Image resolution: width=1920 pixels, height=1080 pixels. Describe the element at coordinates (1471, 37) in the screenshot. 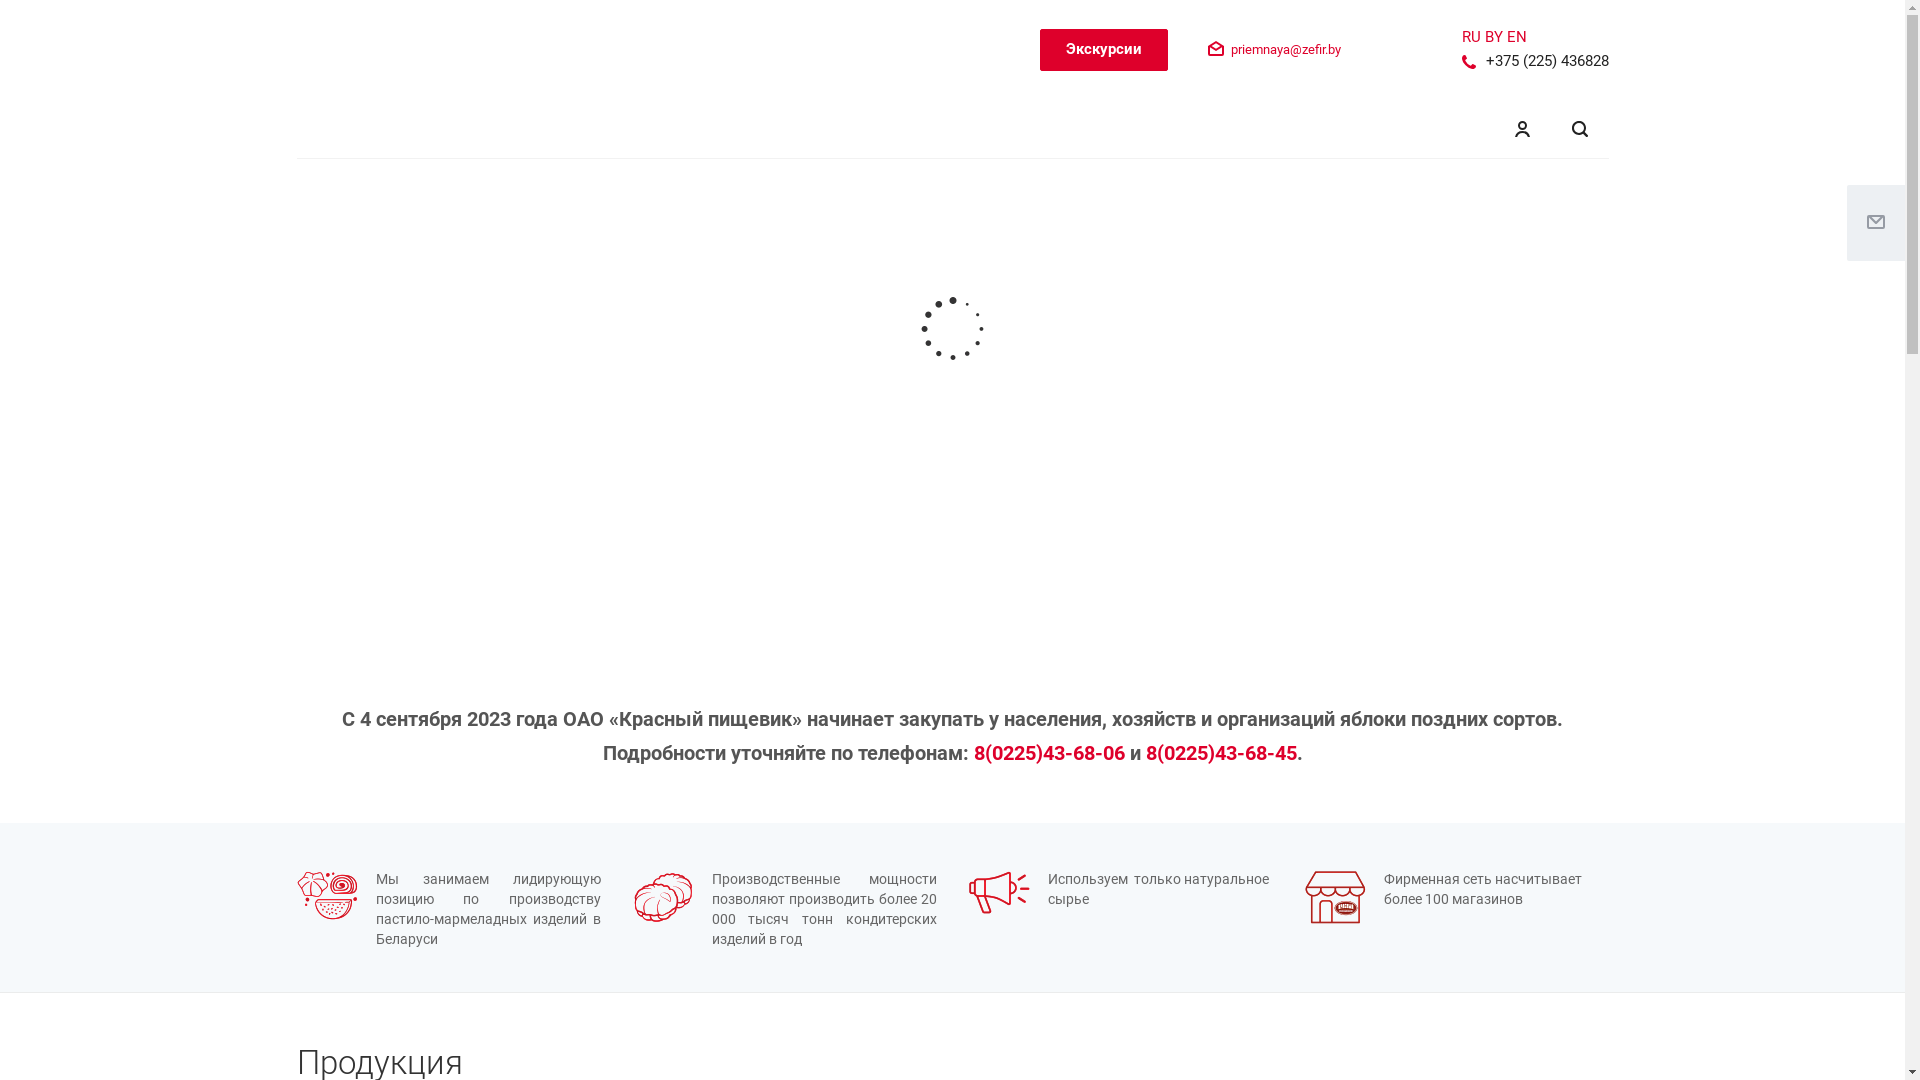

I see `'RU'` at that location.